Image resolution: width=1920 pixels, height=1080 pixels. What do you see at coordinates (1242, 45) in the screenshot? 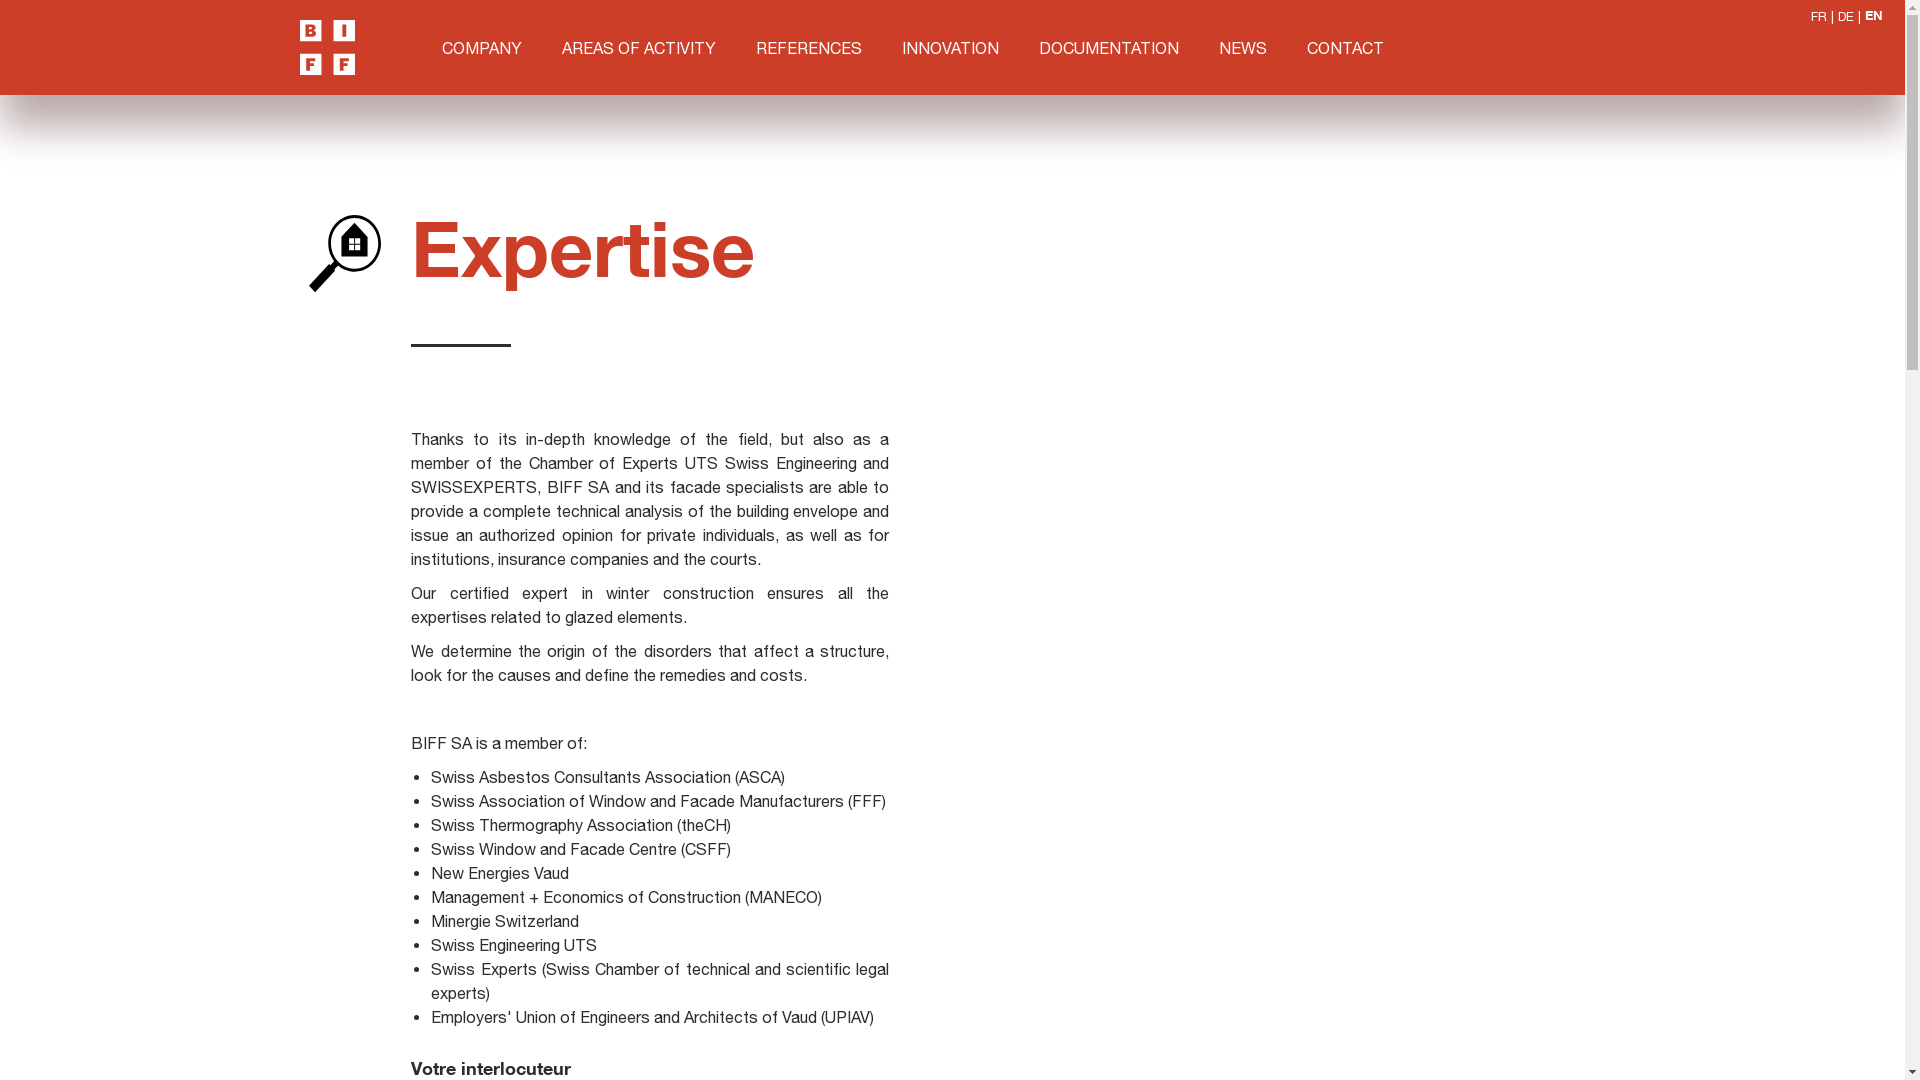
I see `'NEWS'` at bounding box center [1242, 45].